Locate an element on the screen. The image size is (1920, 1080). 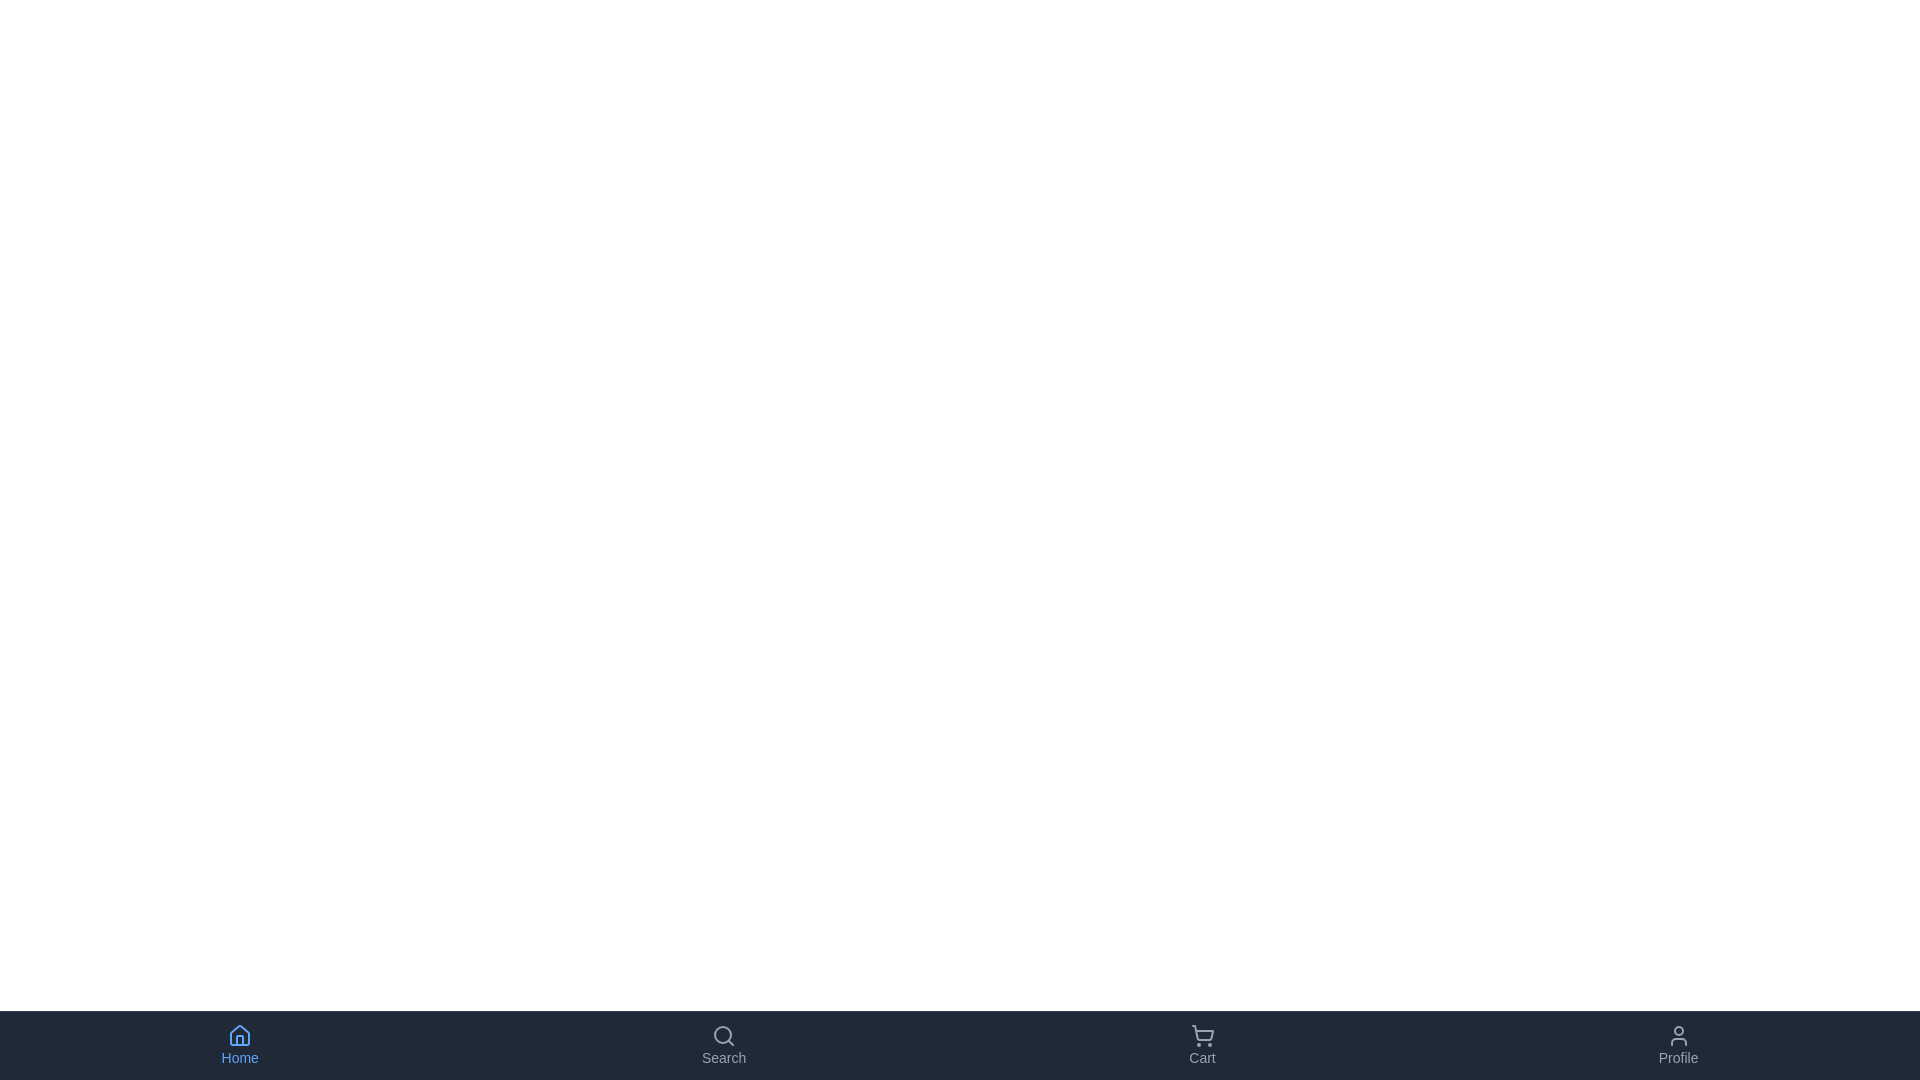
the user profile icon located in the bottom navigation bar, specifically in the far-right section labeled 'Profile' is located at coordinates (1678, 1035).